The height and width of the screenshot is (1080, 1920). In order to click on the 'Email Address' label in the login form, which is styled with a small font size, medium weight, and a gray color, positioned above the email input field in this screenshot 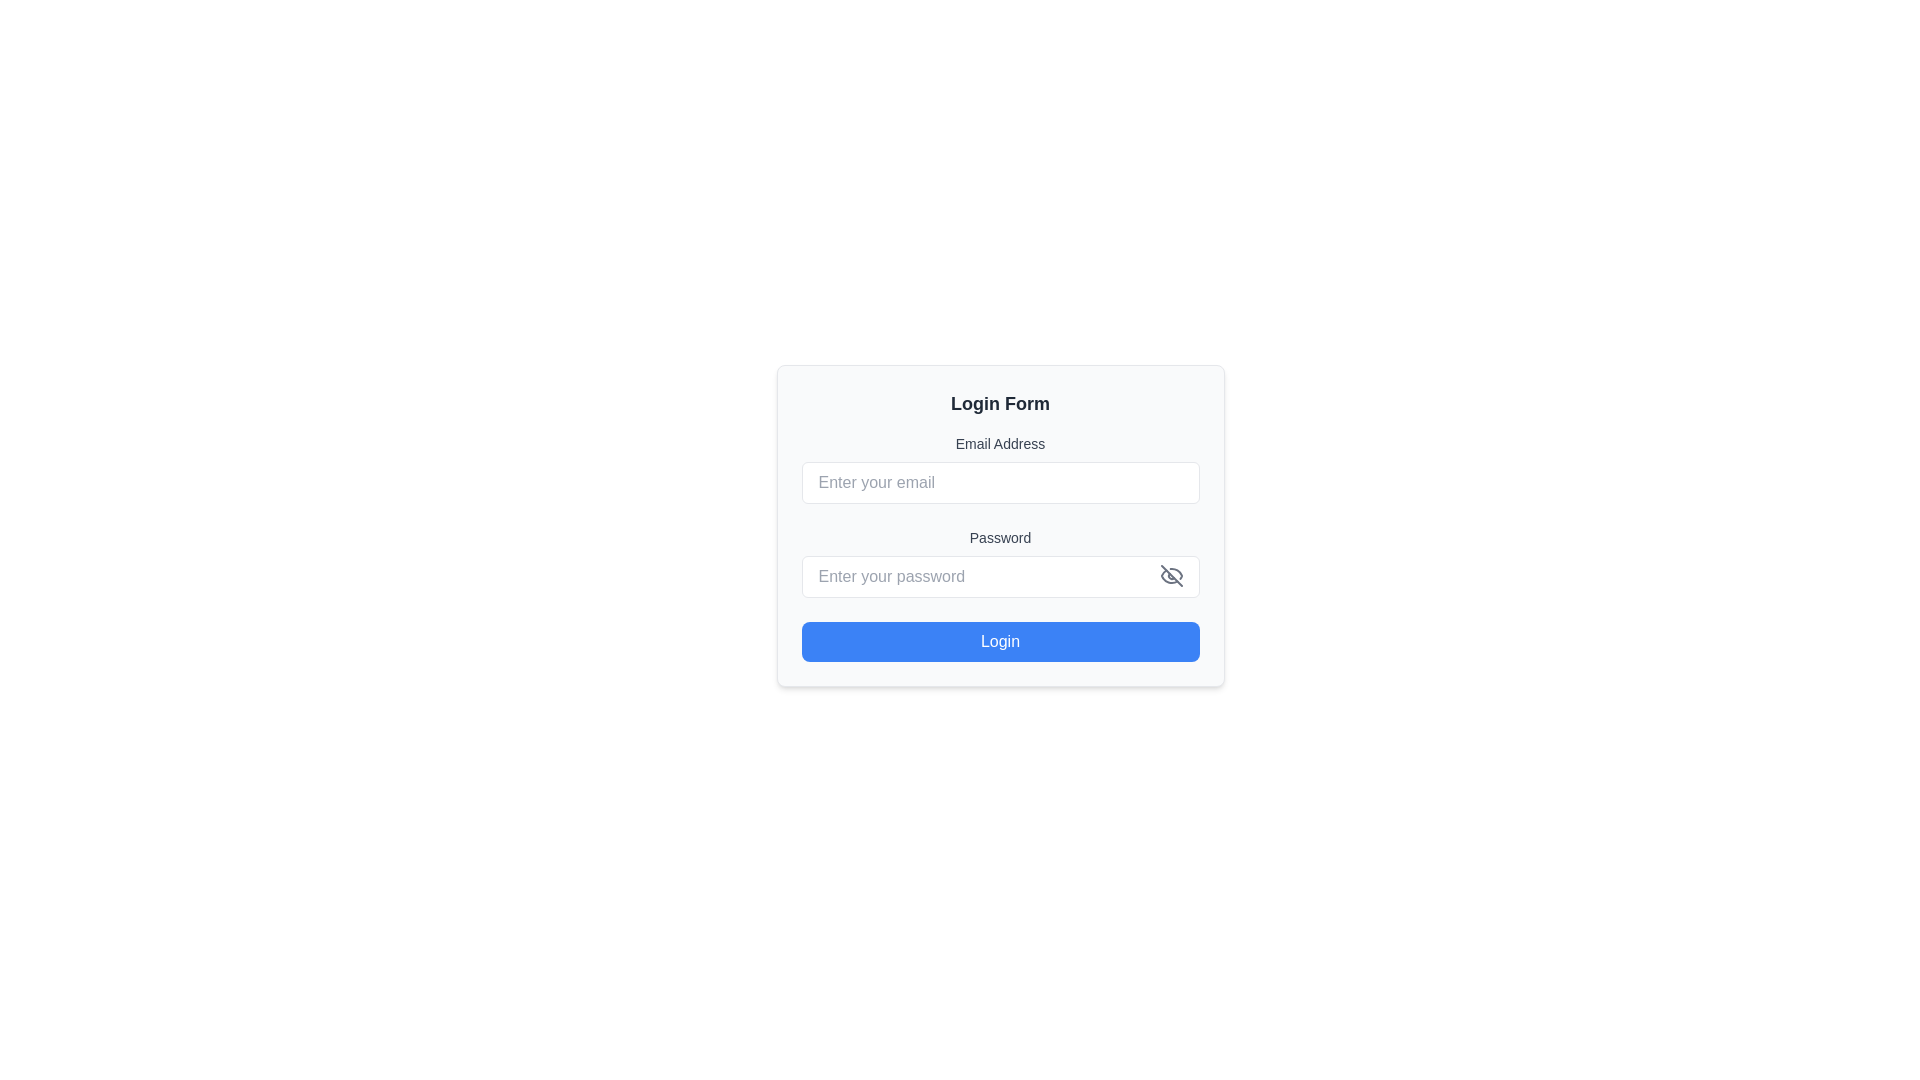, I will do `click(1000, 442)`.